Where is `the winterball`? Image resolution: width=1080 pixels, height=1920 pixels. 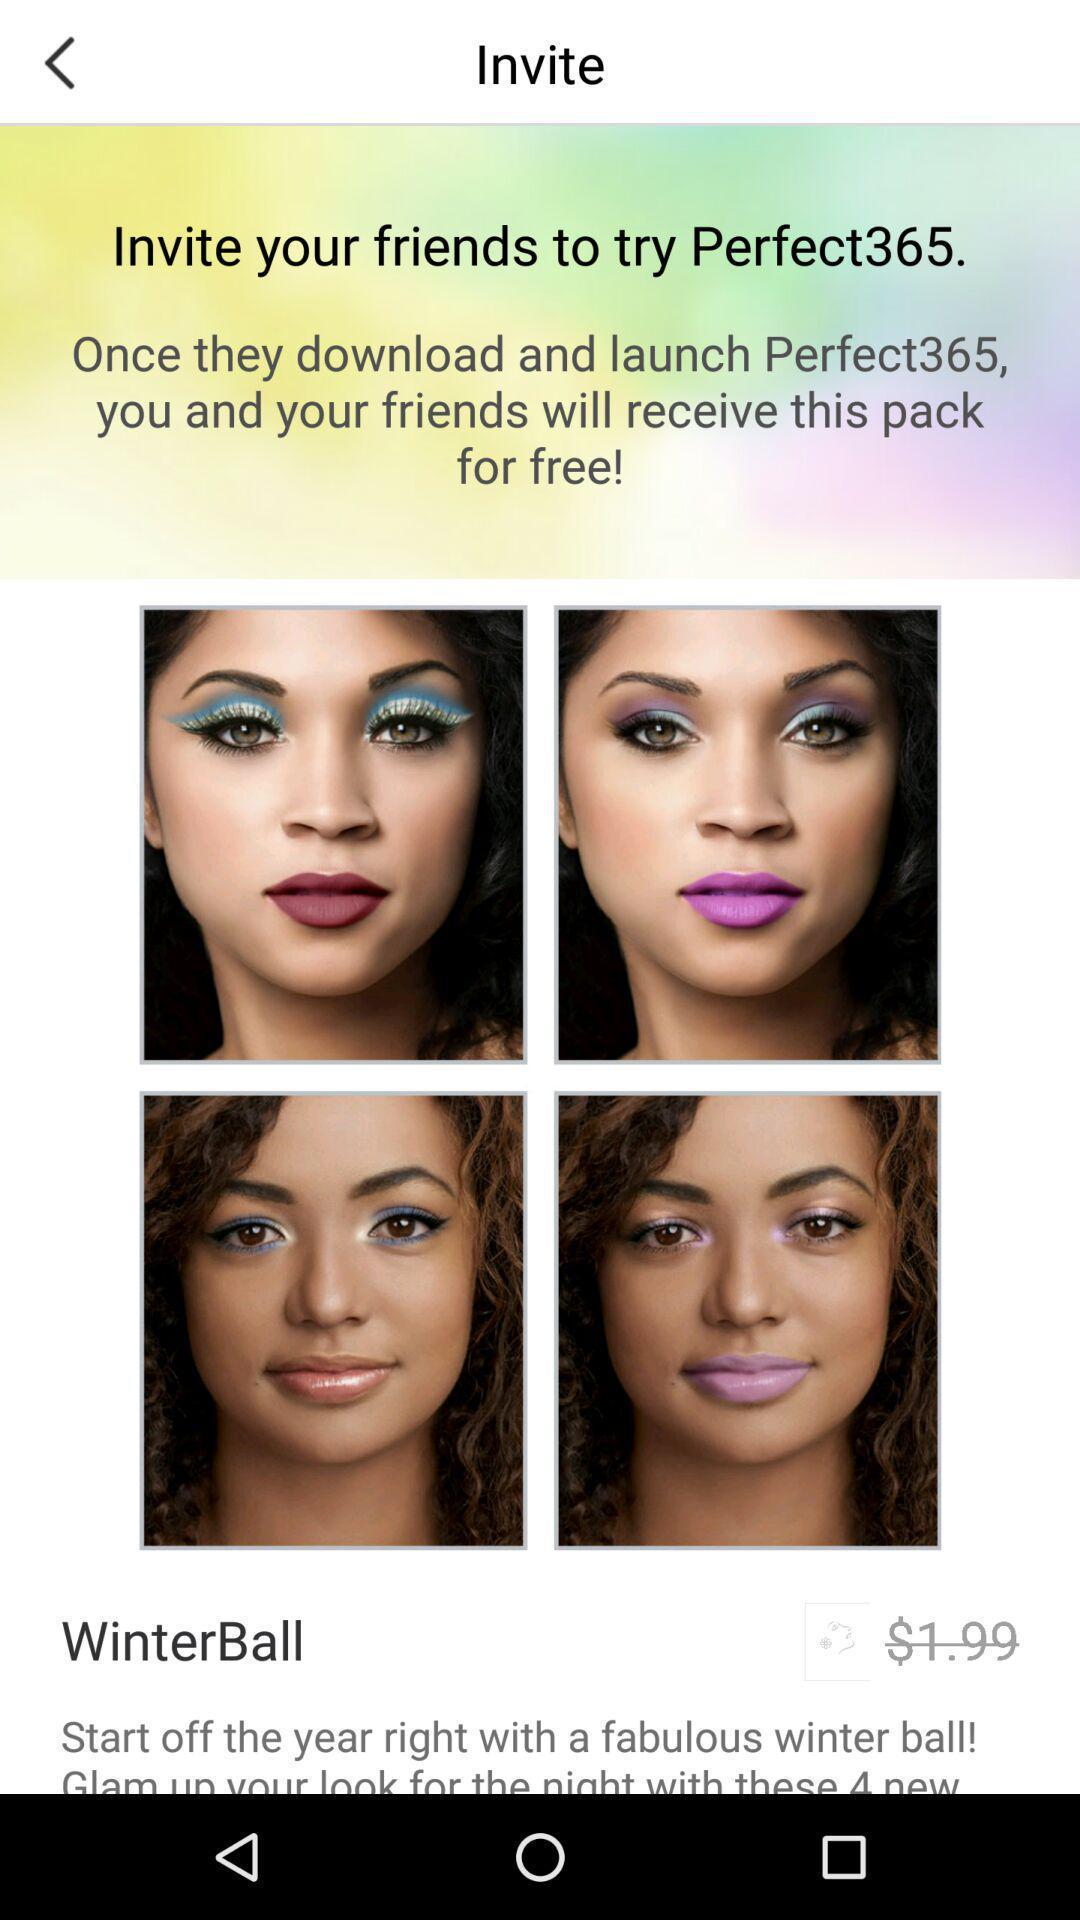 the winterball is located at coordinates (182, 1639).